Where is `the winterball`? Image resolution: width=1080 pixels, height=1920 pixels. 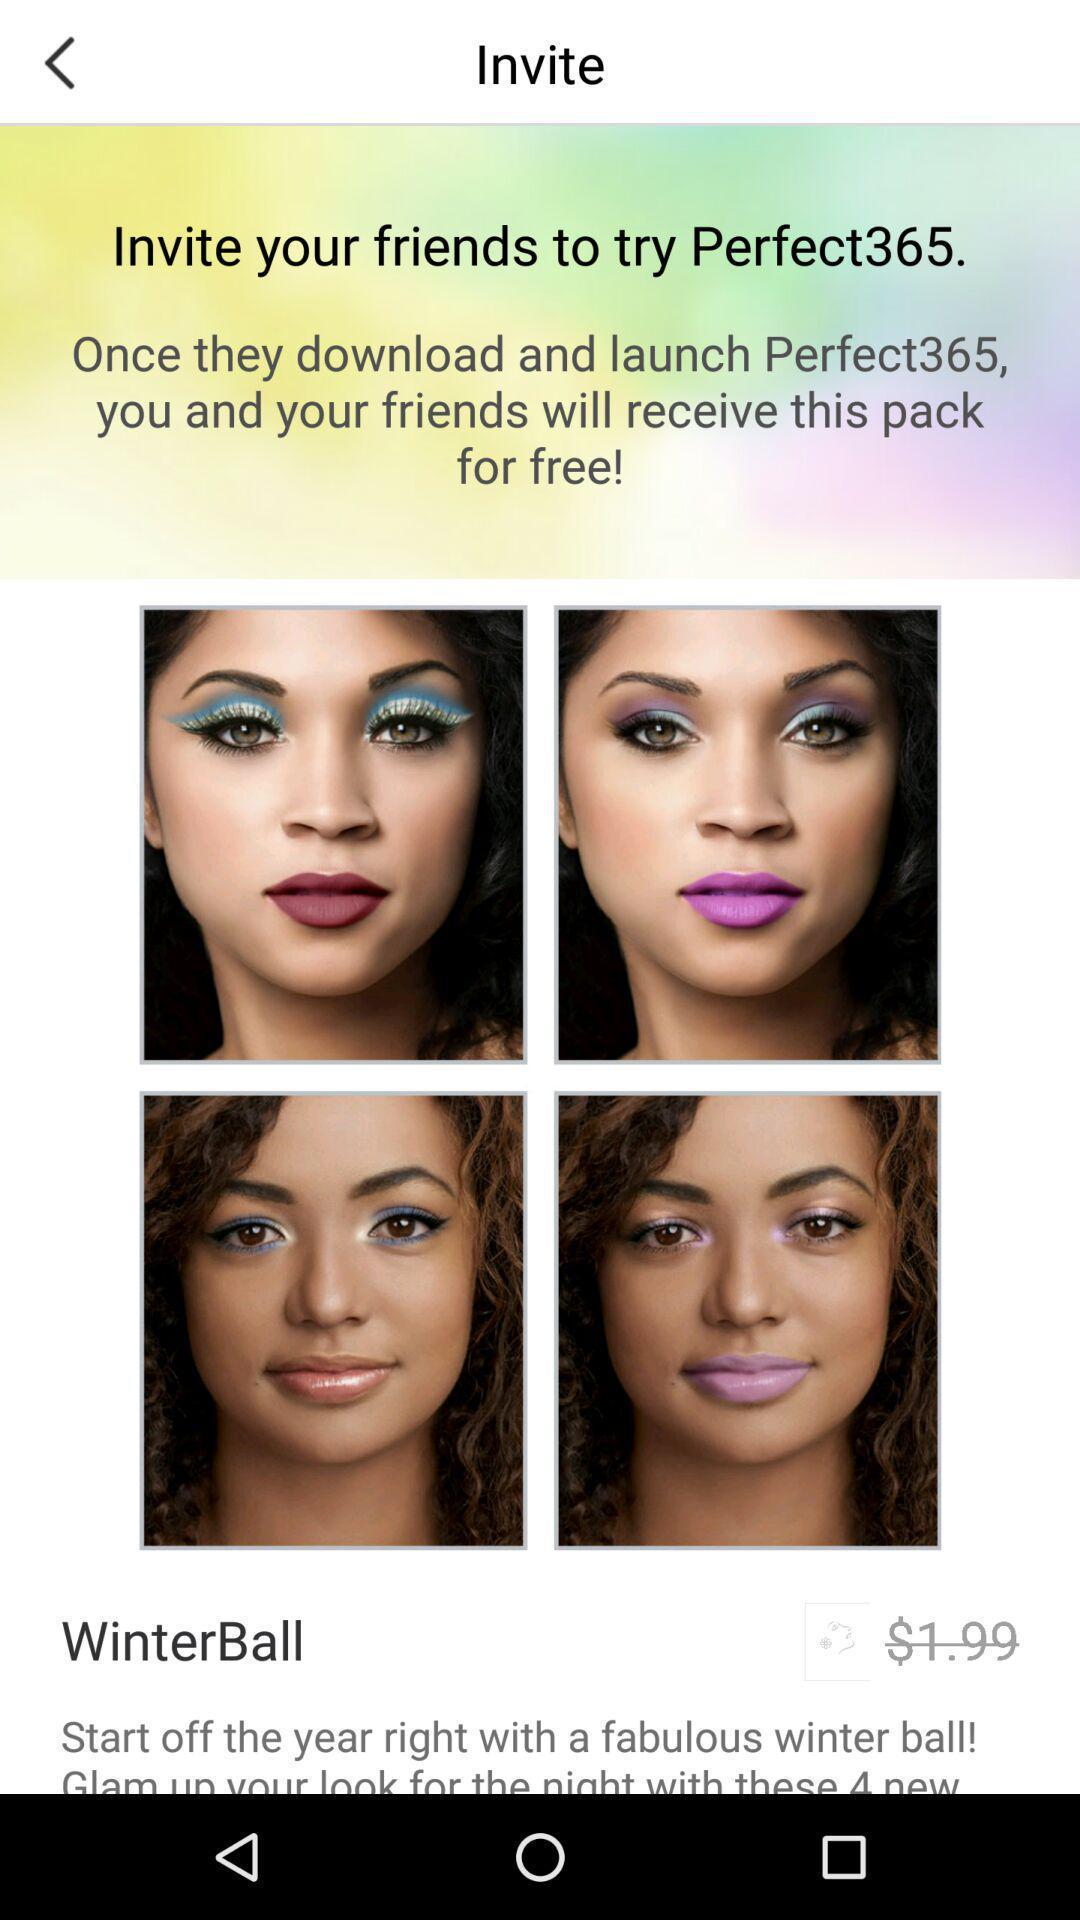 the winterball is located at coordinates (182, 1639).